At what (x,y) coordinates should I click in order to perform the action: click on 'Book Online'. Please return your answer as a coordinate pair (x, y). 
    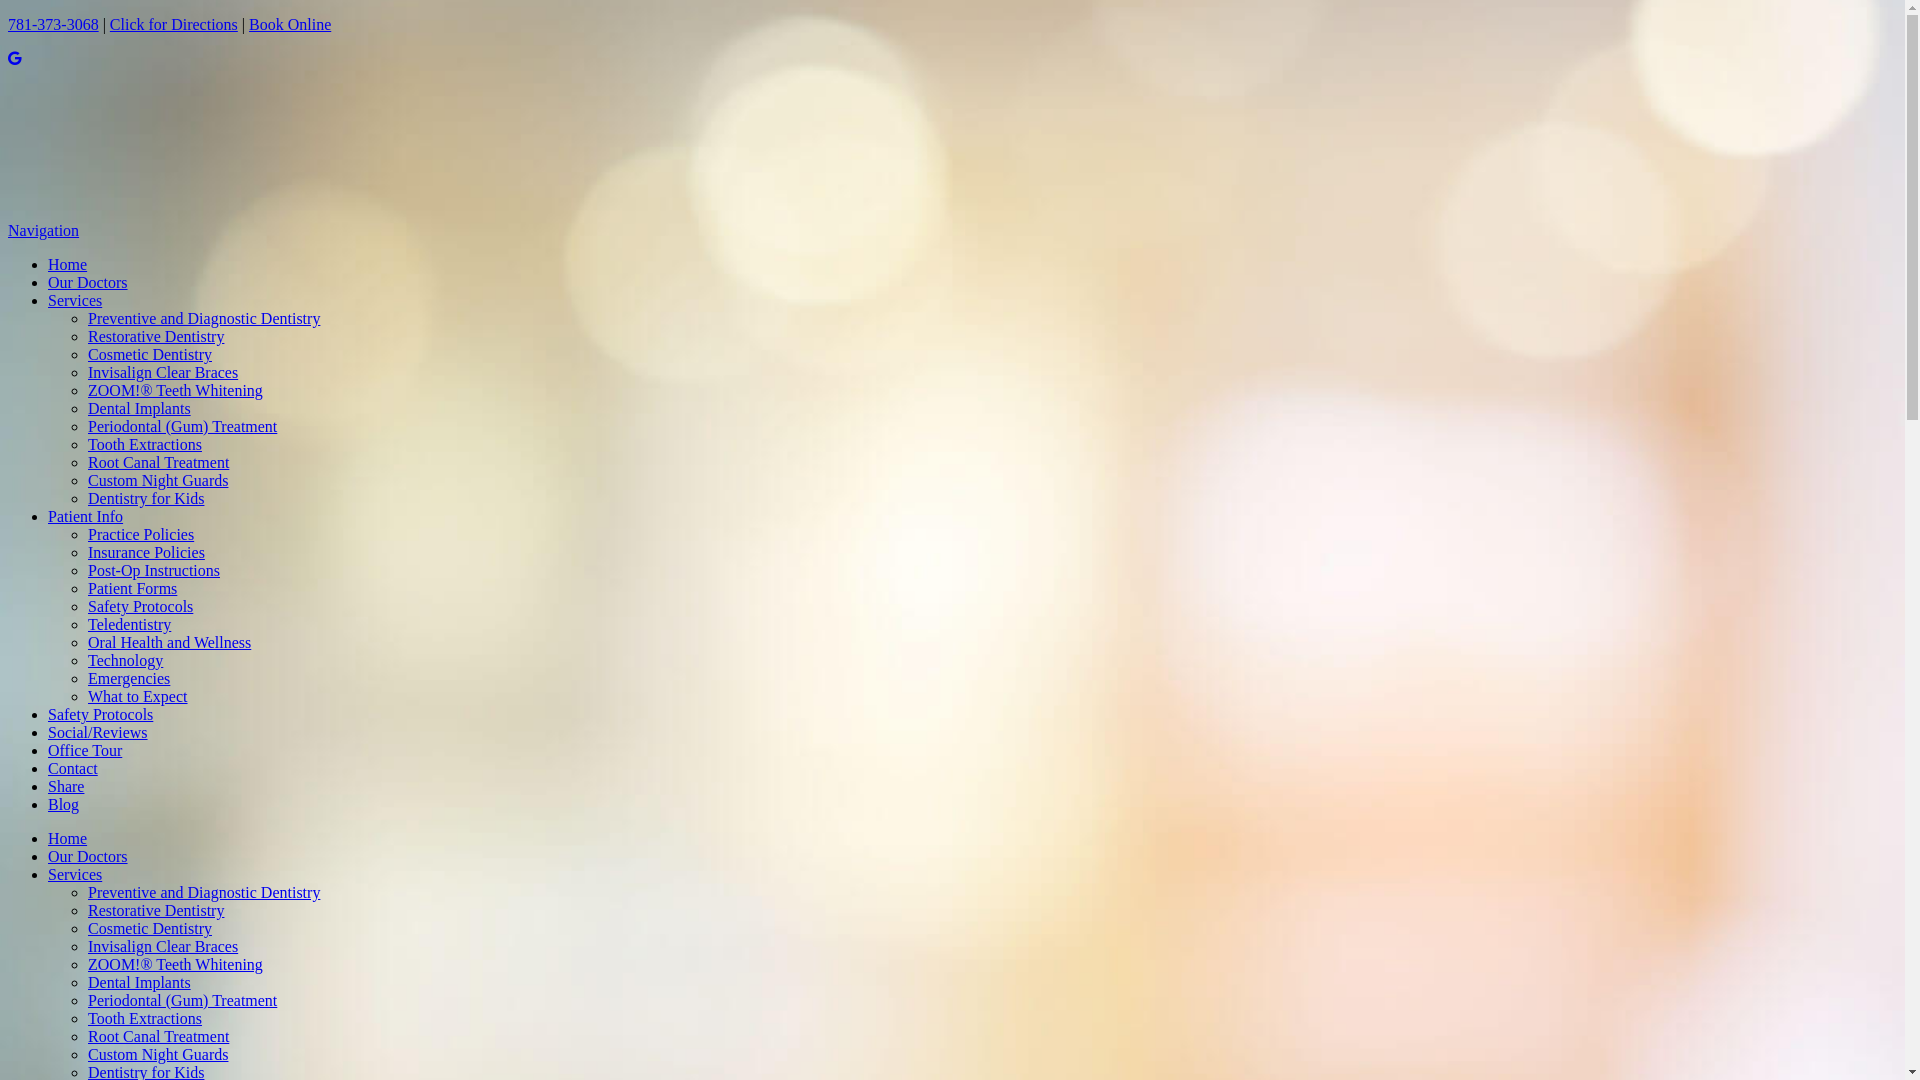
    Looking at the image, I should click on (288, 24).